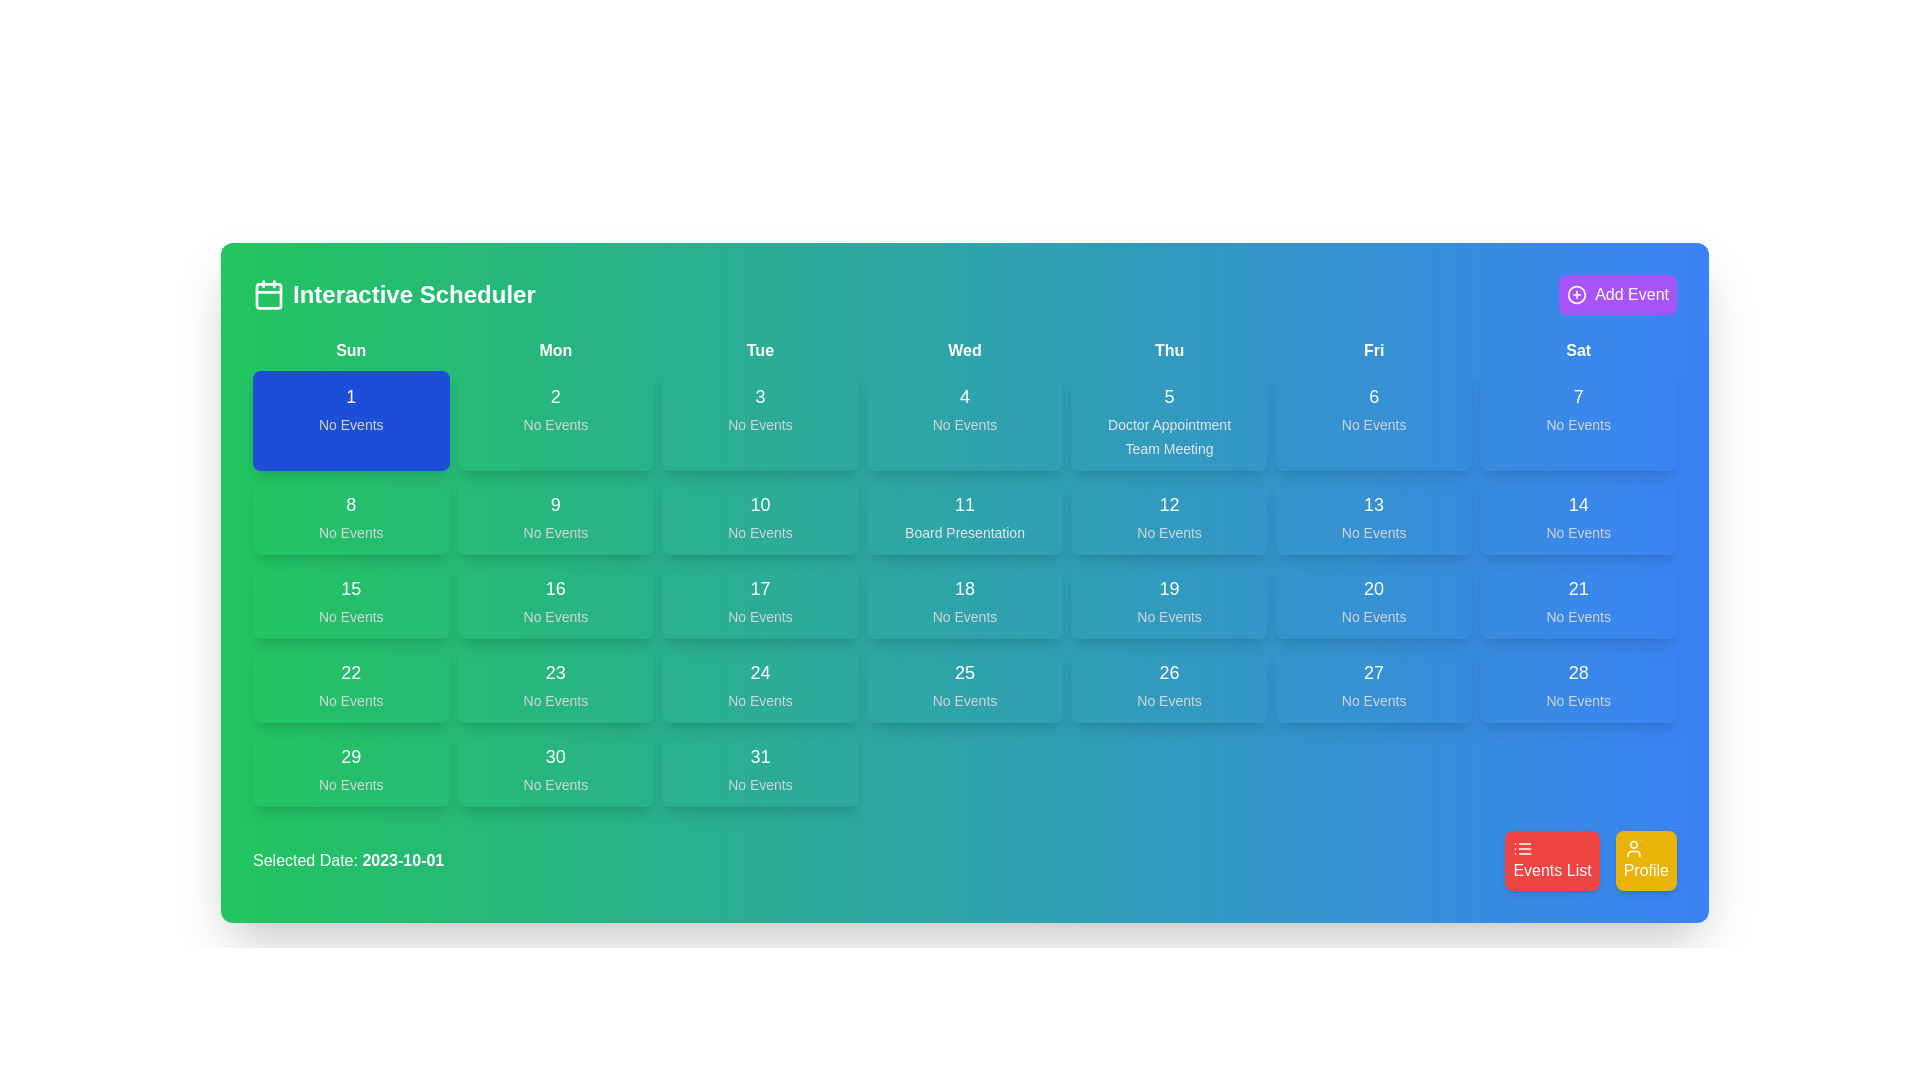 The image size is (1920, 1080). I want to click on the static text label that reads 'No Events', which is styled with a small font size and light gray color, located inside a green background and positioned directly below the number '16' in the fourth column and third row of the calendar grid, so click(555, 616).